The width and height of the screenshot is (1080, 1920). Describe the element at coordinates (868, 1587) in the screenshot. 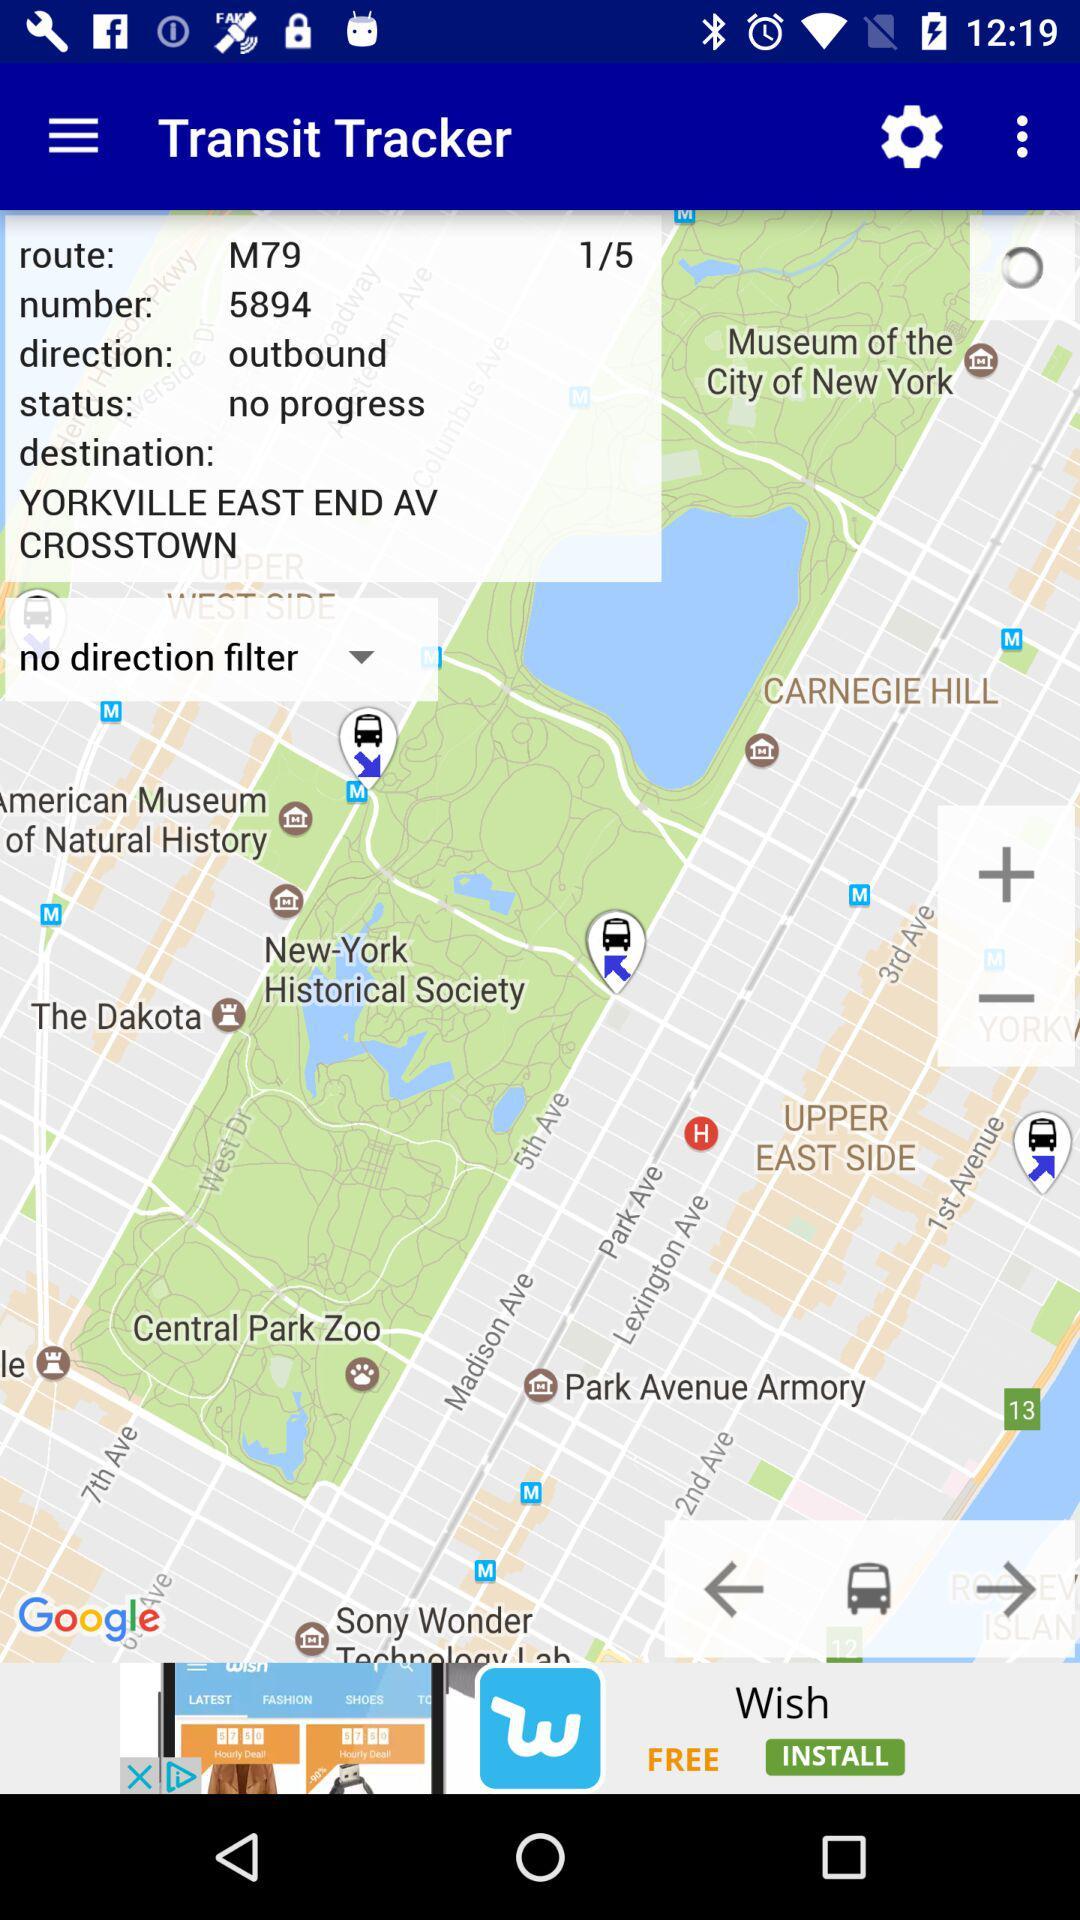

I see `mode of transport` at that location.